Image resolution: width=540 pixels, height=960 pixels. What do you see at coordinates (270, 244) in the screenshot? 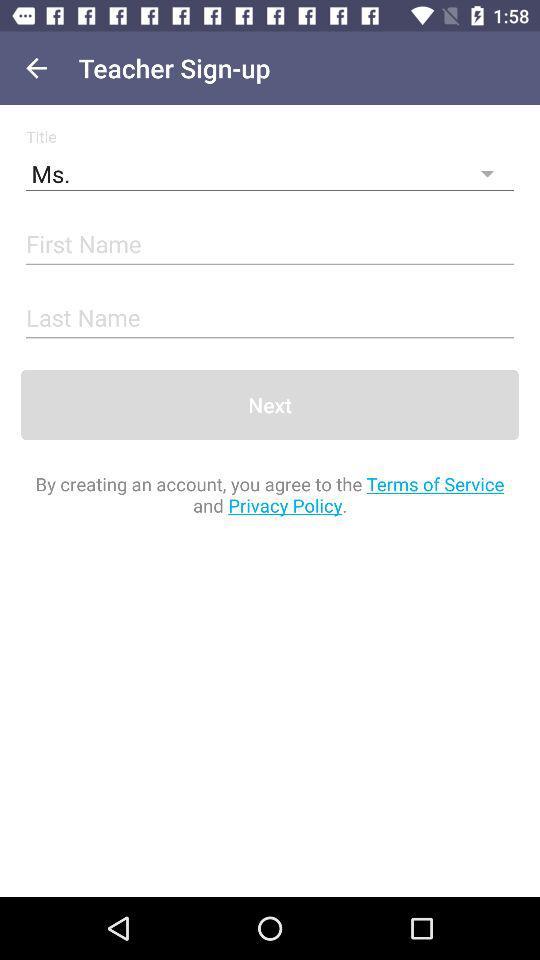
I see `open in facebook id` at bounding box center [270, 244].